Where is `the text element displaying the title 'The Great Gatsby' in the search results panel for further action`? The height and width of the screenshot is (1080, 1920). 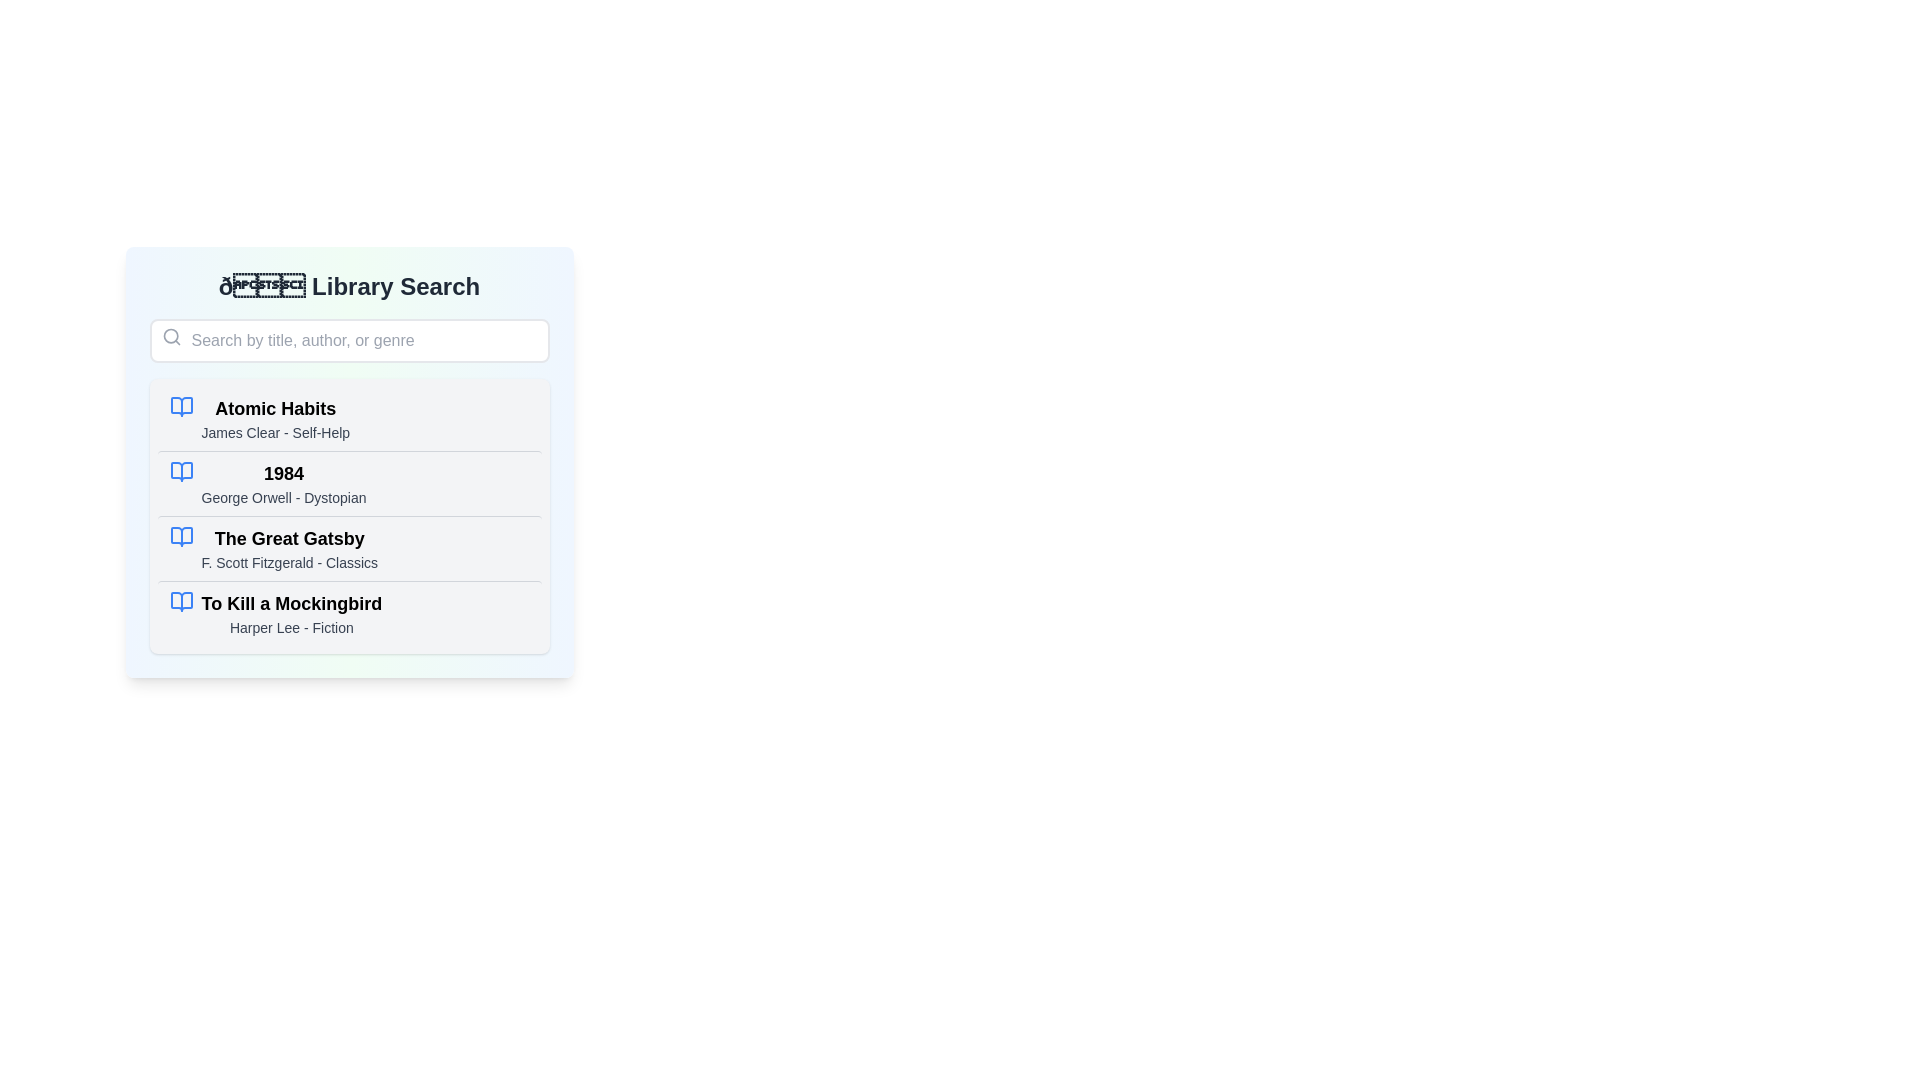
the text element displaying the title 'The Great Gatsby' in the search results panel for further action is located at coordinates (288, 538).